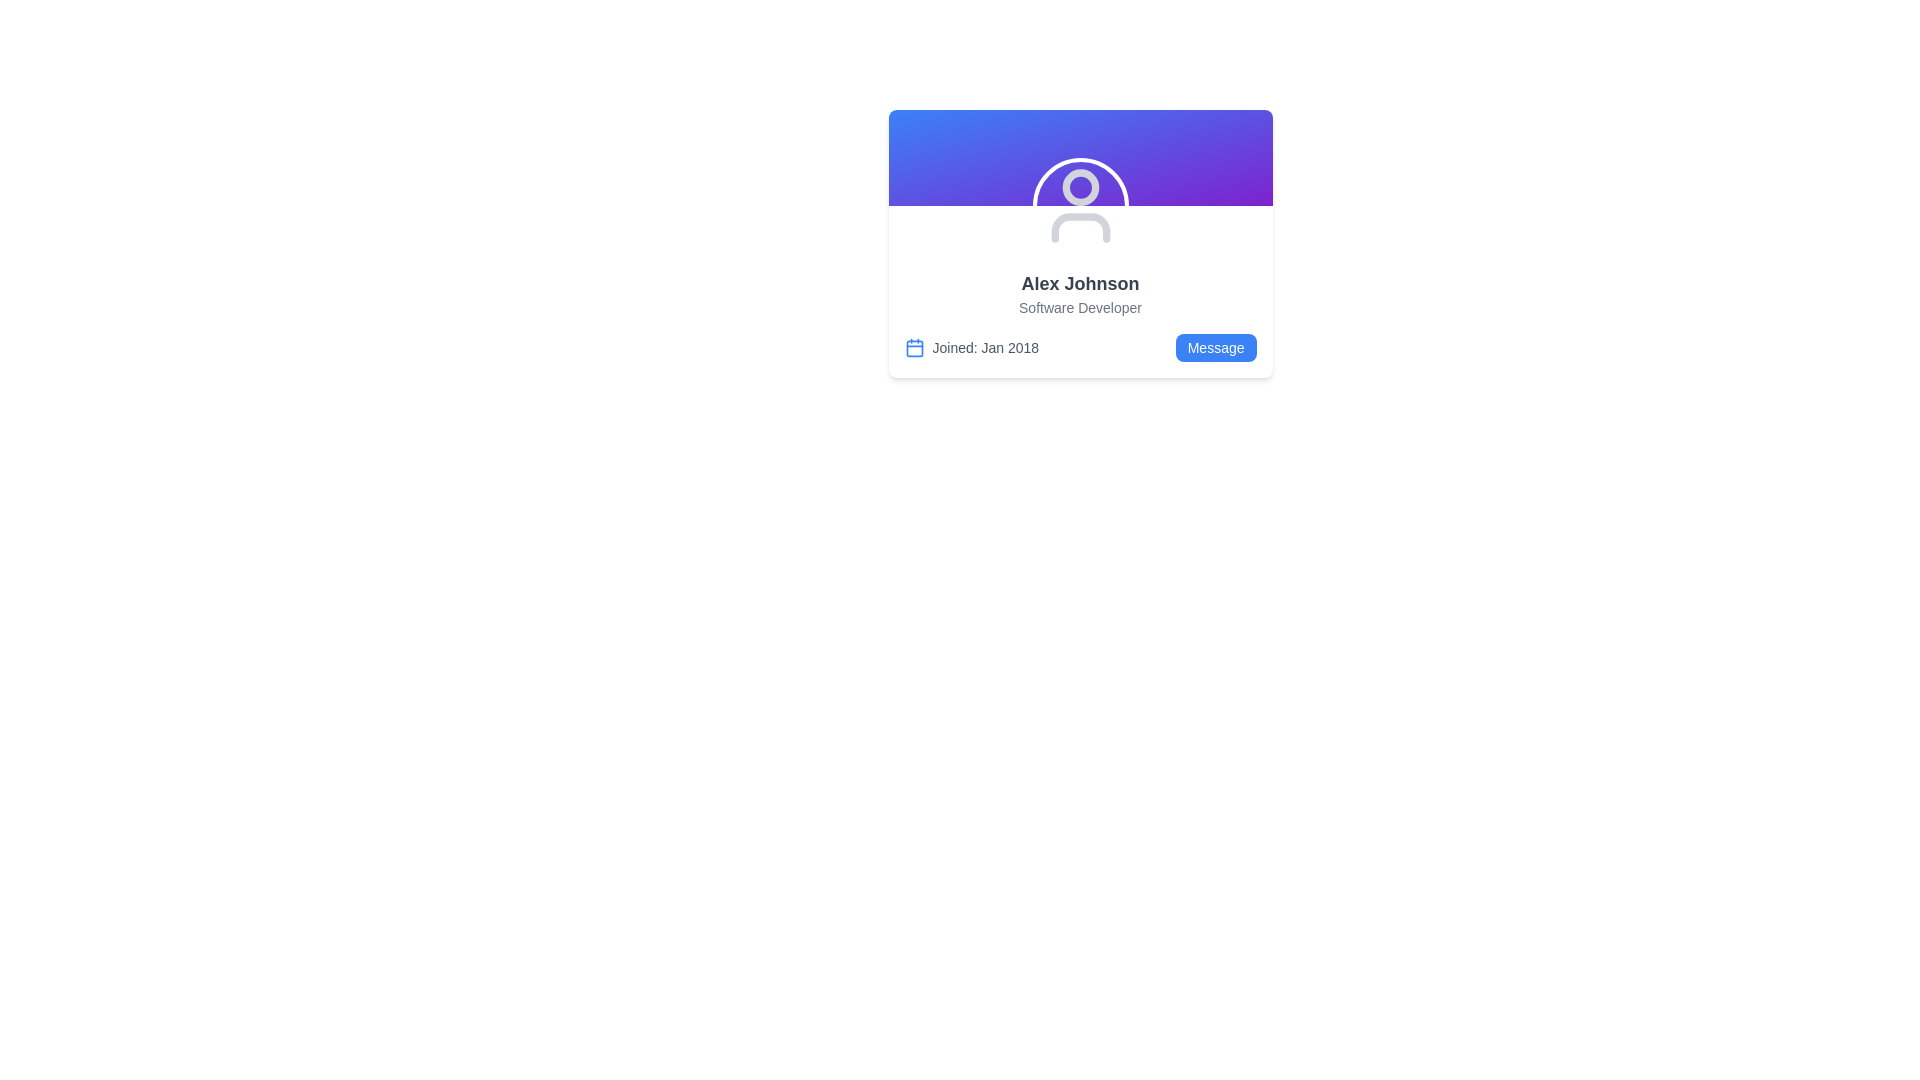  I want to click on the circular user avatar profile picture located at the top of the card, which serves as the focal point of the user's identity, so click(1079, 187).